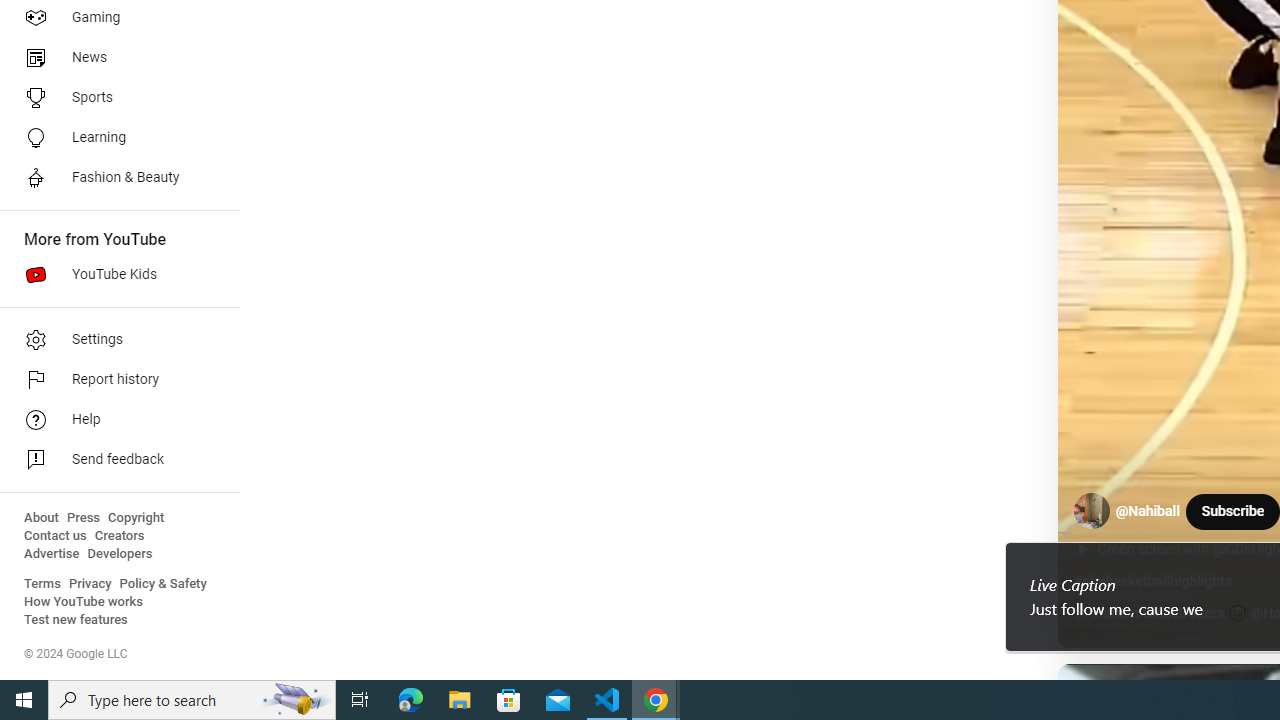  I want to click on 'Developers', so click(119, 554).